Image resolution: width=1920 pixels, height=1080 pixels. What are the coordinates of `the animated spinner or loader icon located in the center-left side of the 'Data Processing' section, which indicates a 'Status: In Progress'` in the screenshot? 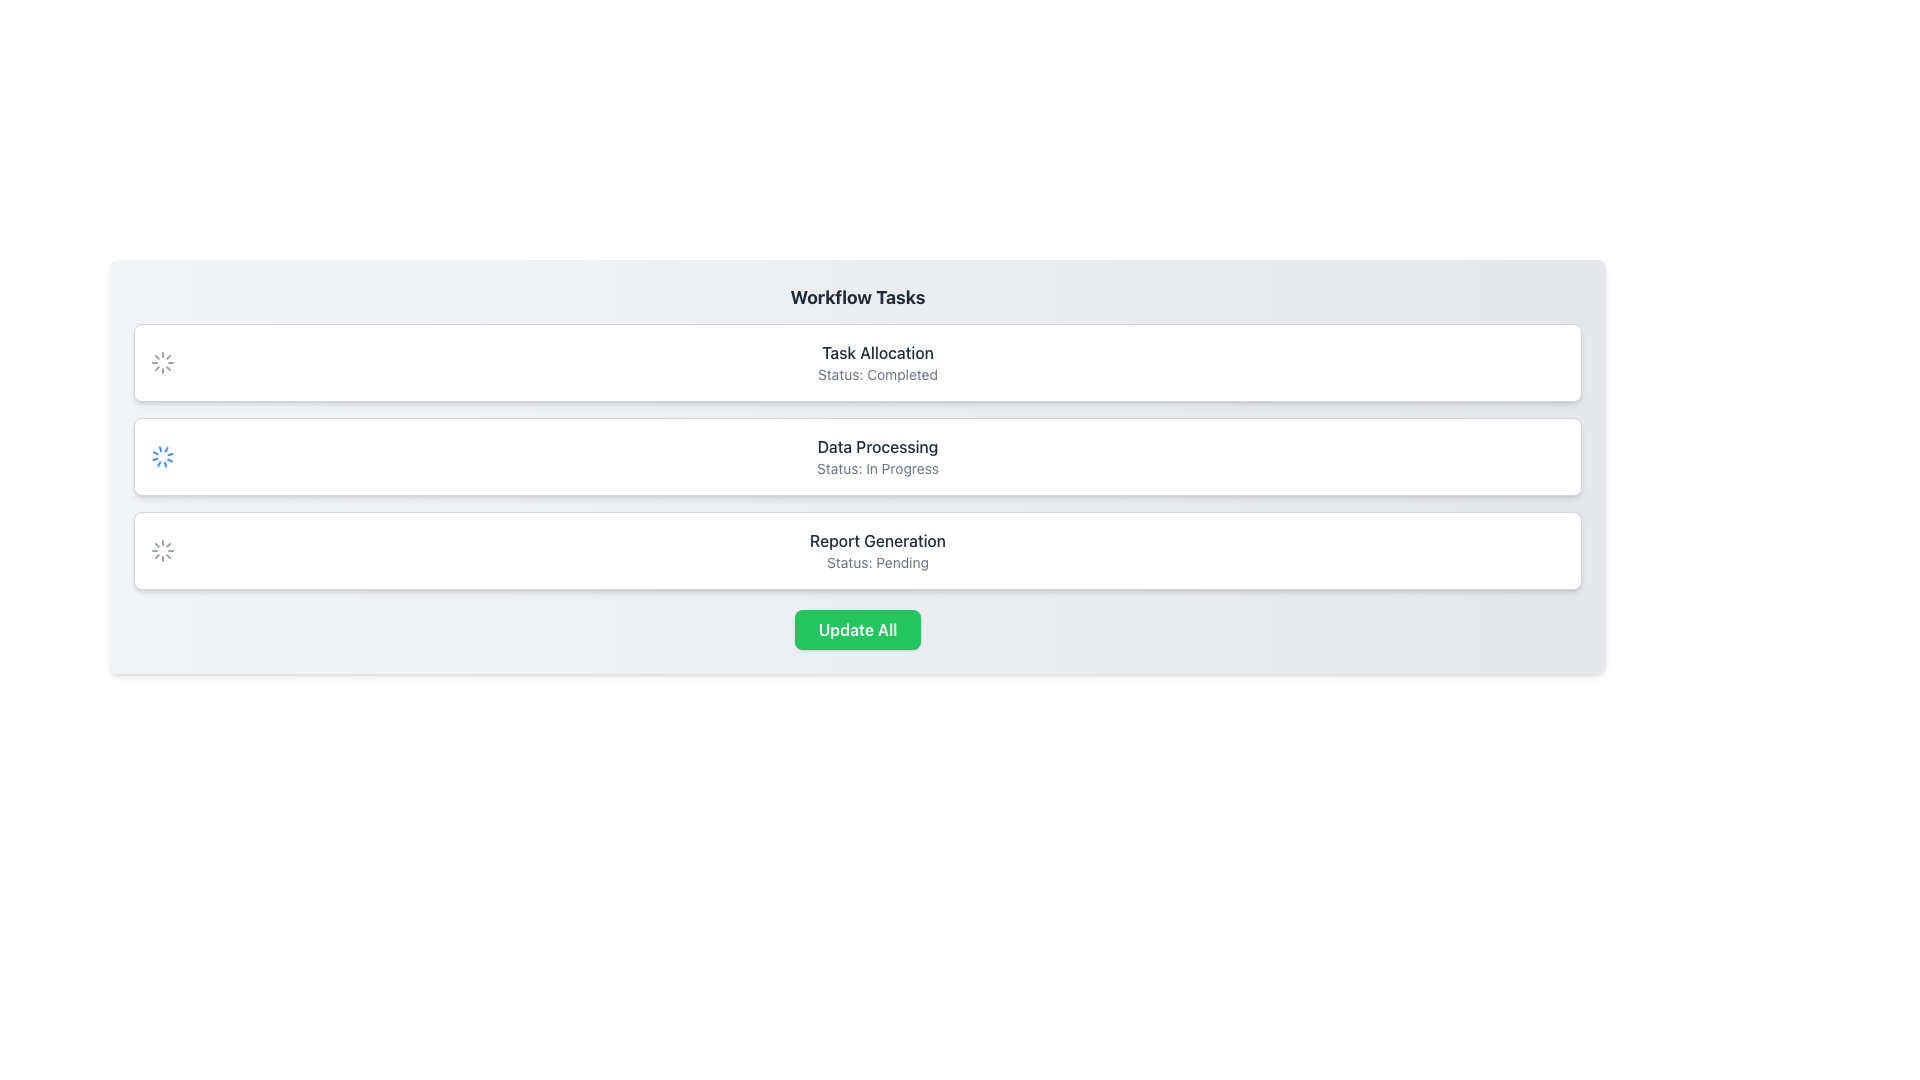 It's located at (163, 456).